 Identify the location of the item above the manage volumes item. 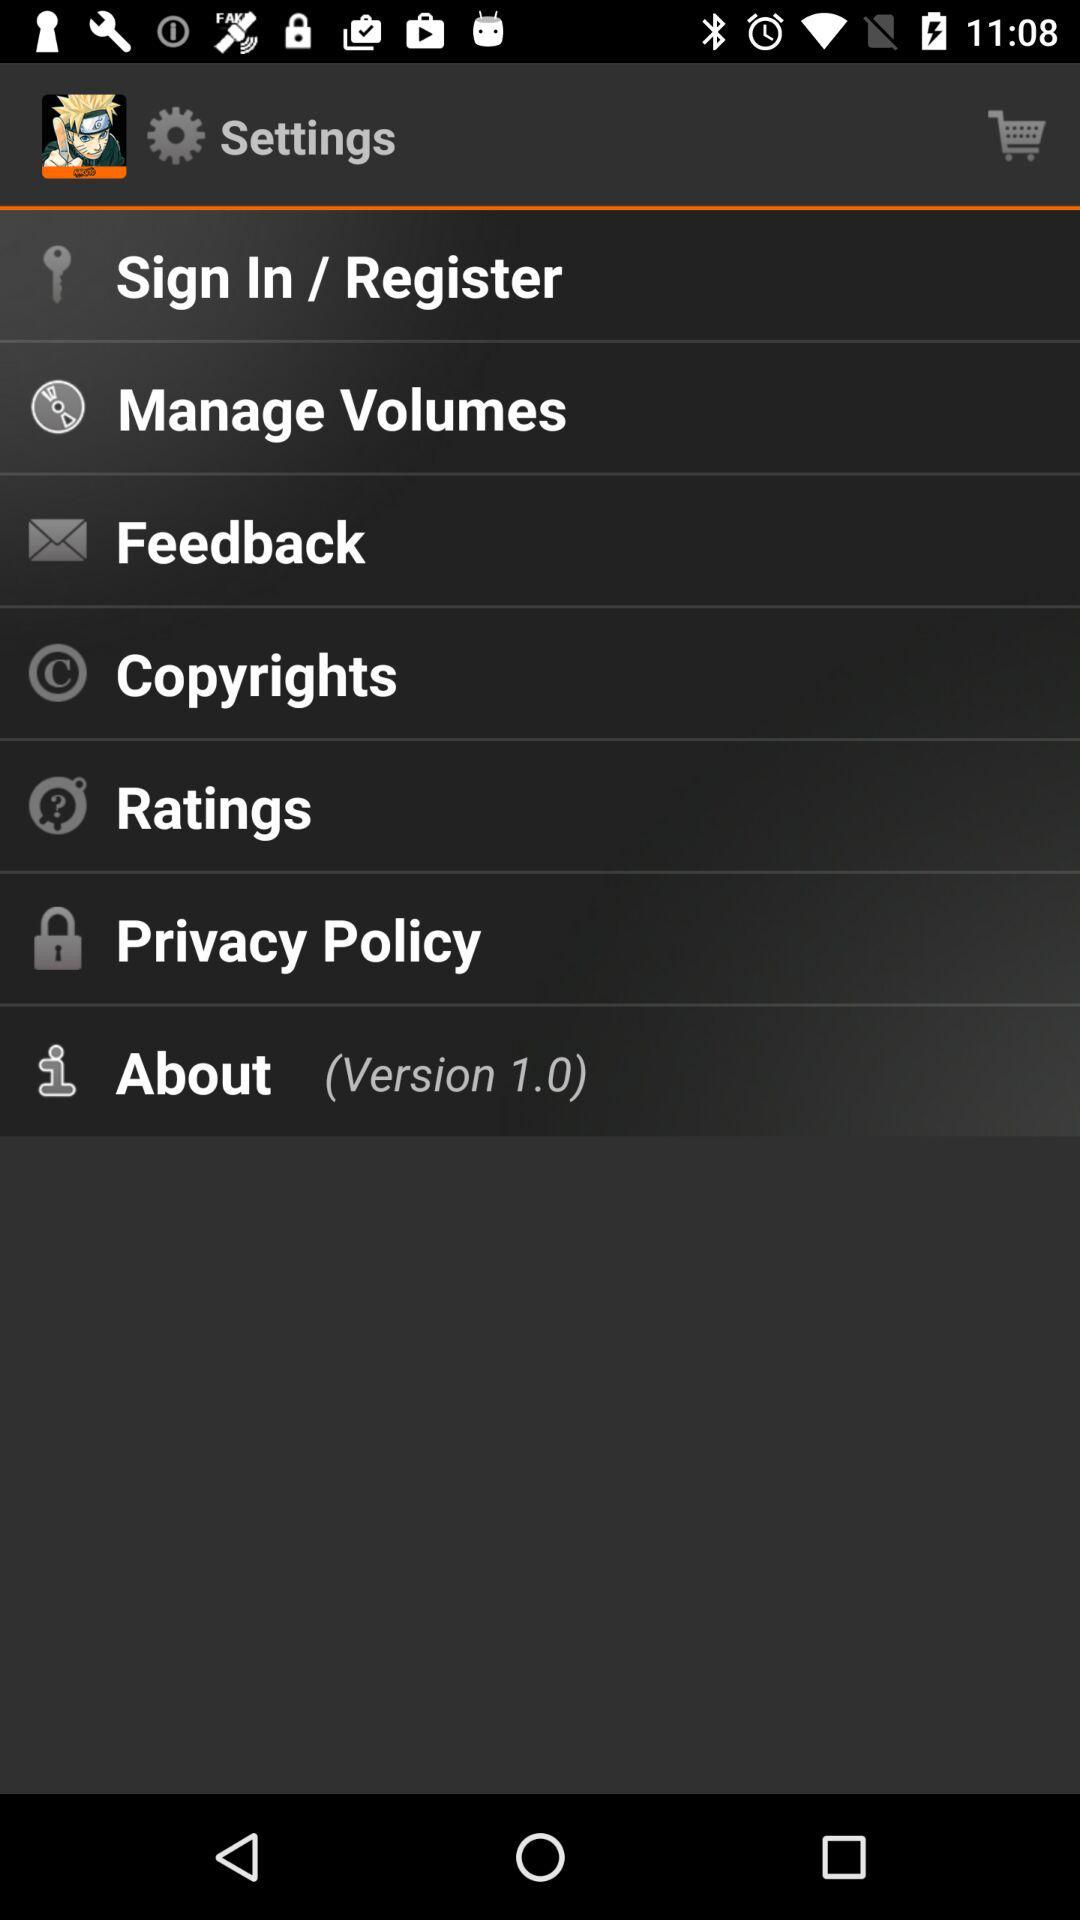
(338, 273).